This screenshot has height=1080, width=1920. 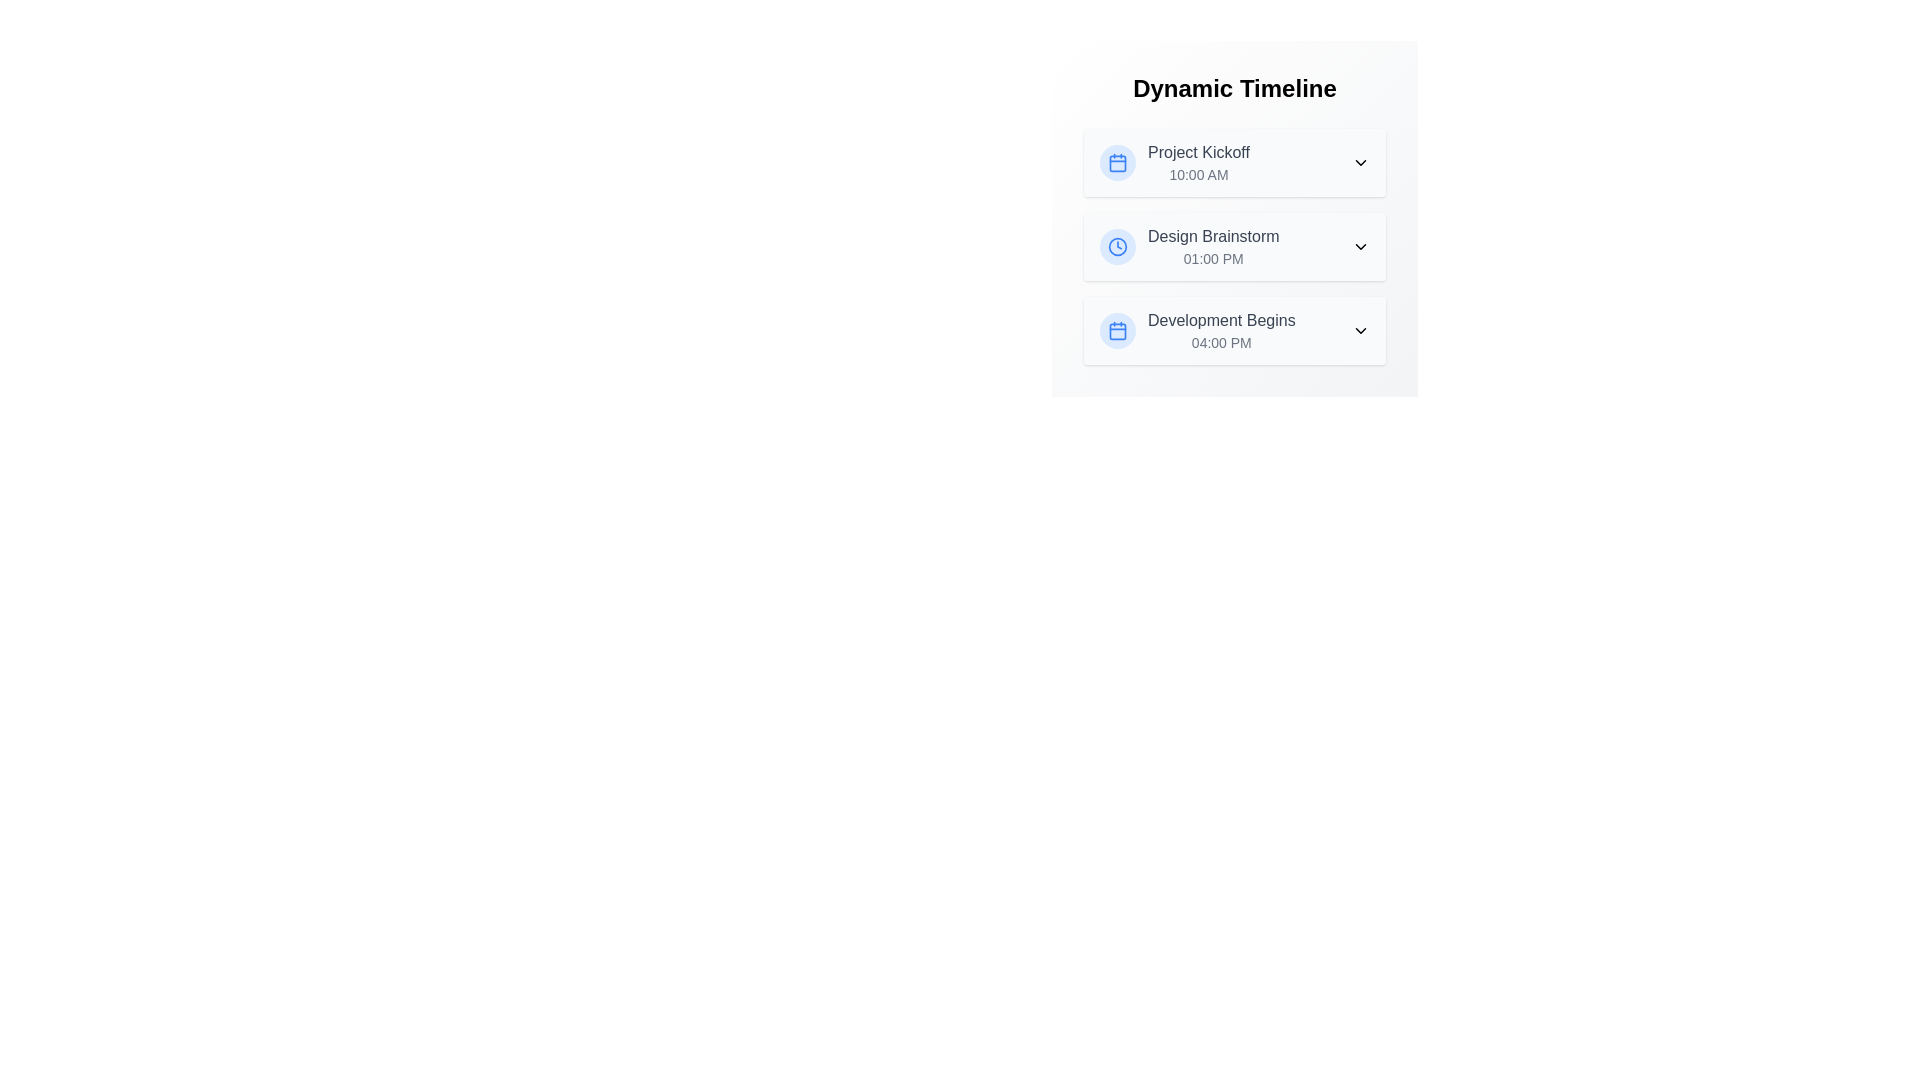 I want to click on displayed information from the text label that informs users about a scheduled event, located to the right of the circular blue calendar icon under the 'Dynamic Timeline' heading, so click(x=1199, y=161).